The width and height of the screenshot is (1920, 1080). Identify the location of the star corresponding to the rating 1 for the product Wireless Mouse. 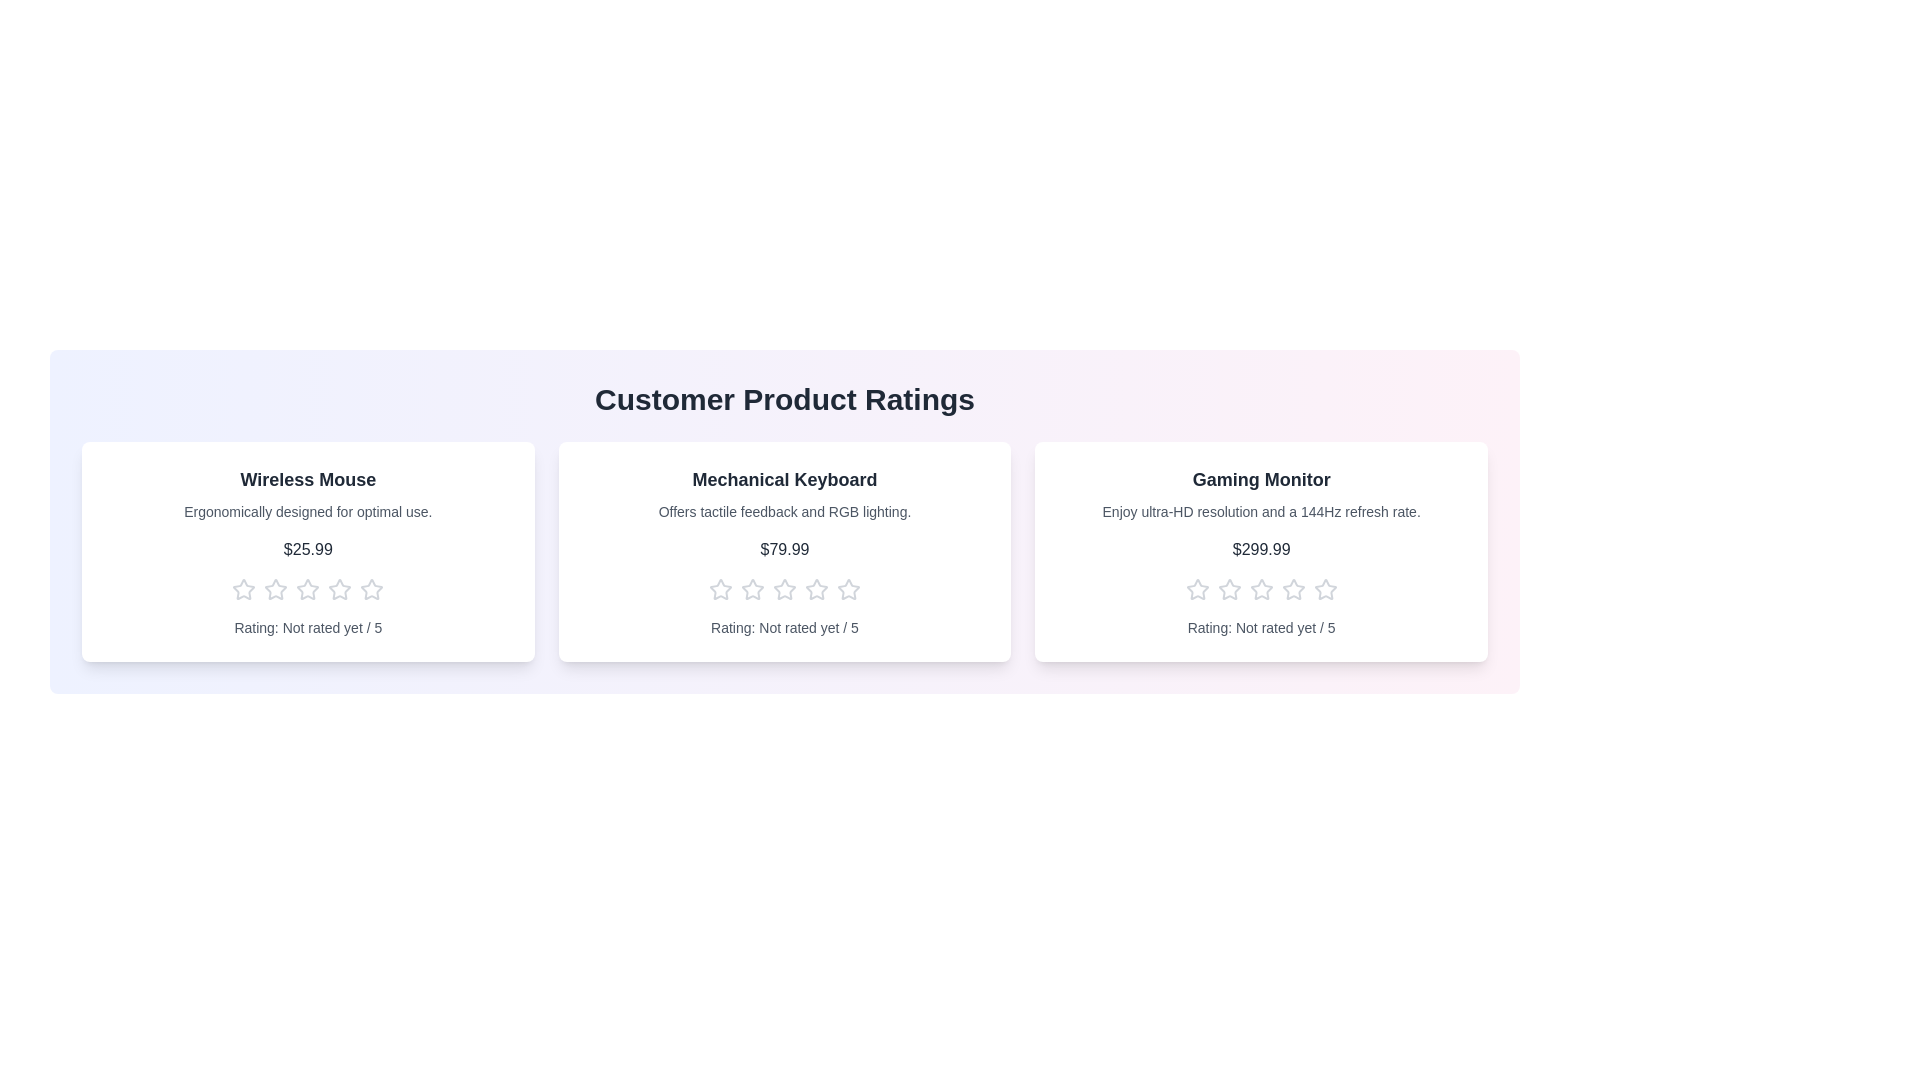
(243, 589).